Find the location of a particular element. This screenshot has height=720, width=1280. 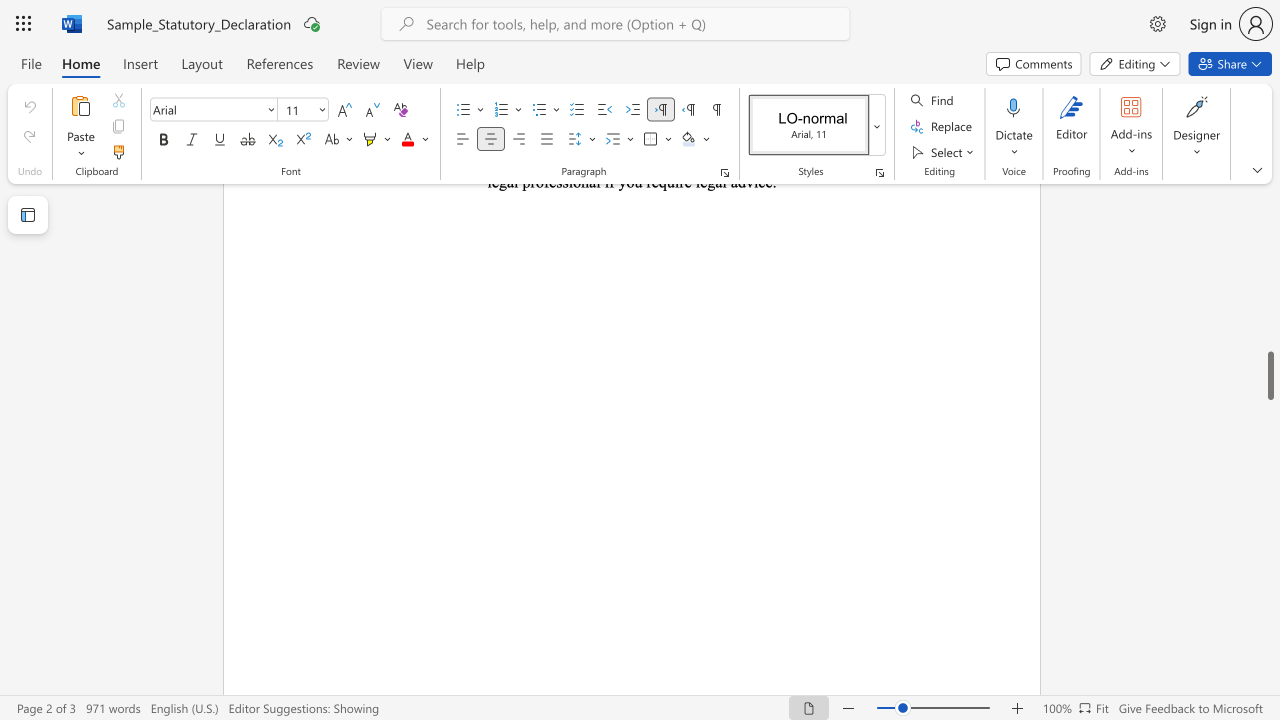

the scrollbar on the right is located at coordinates (1269, 328).